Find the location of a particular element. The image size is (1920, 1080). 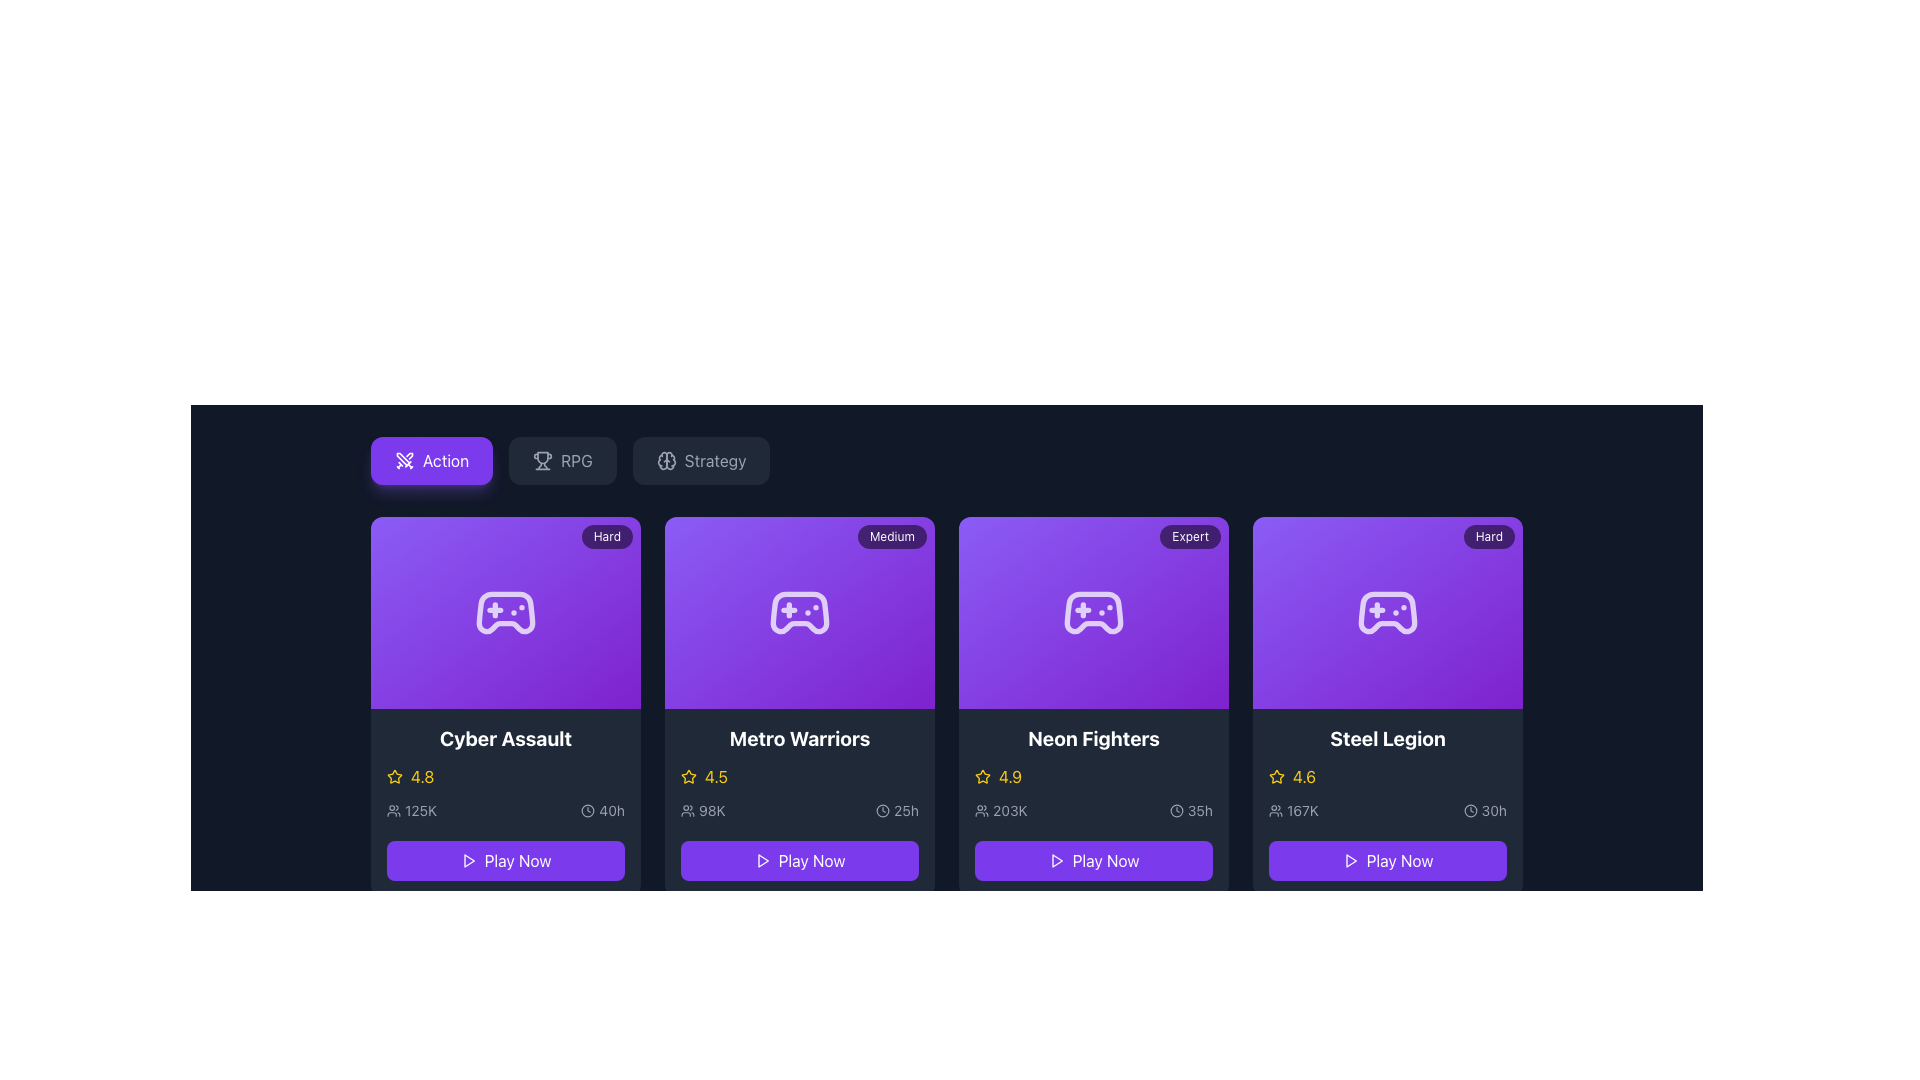

the rectangular purple button with rounded corners that has a white crossed swords icon and the text 'Action' is located at coordinates (431, 461).